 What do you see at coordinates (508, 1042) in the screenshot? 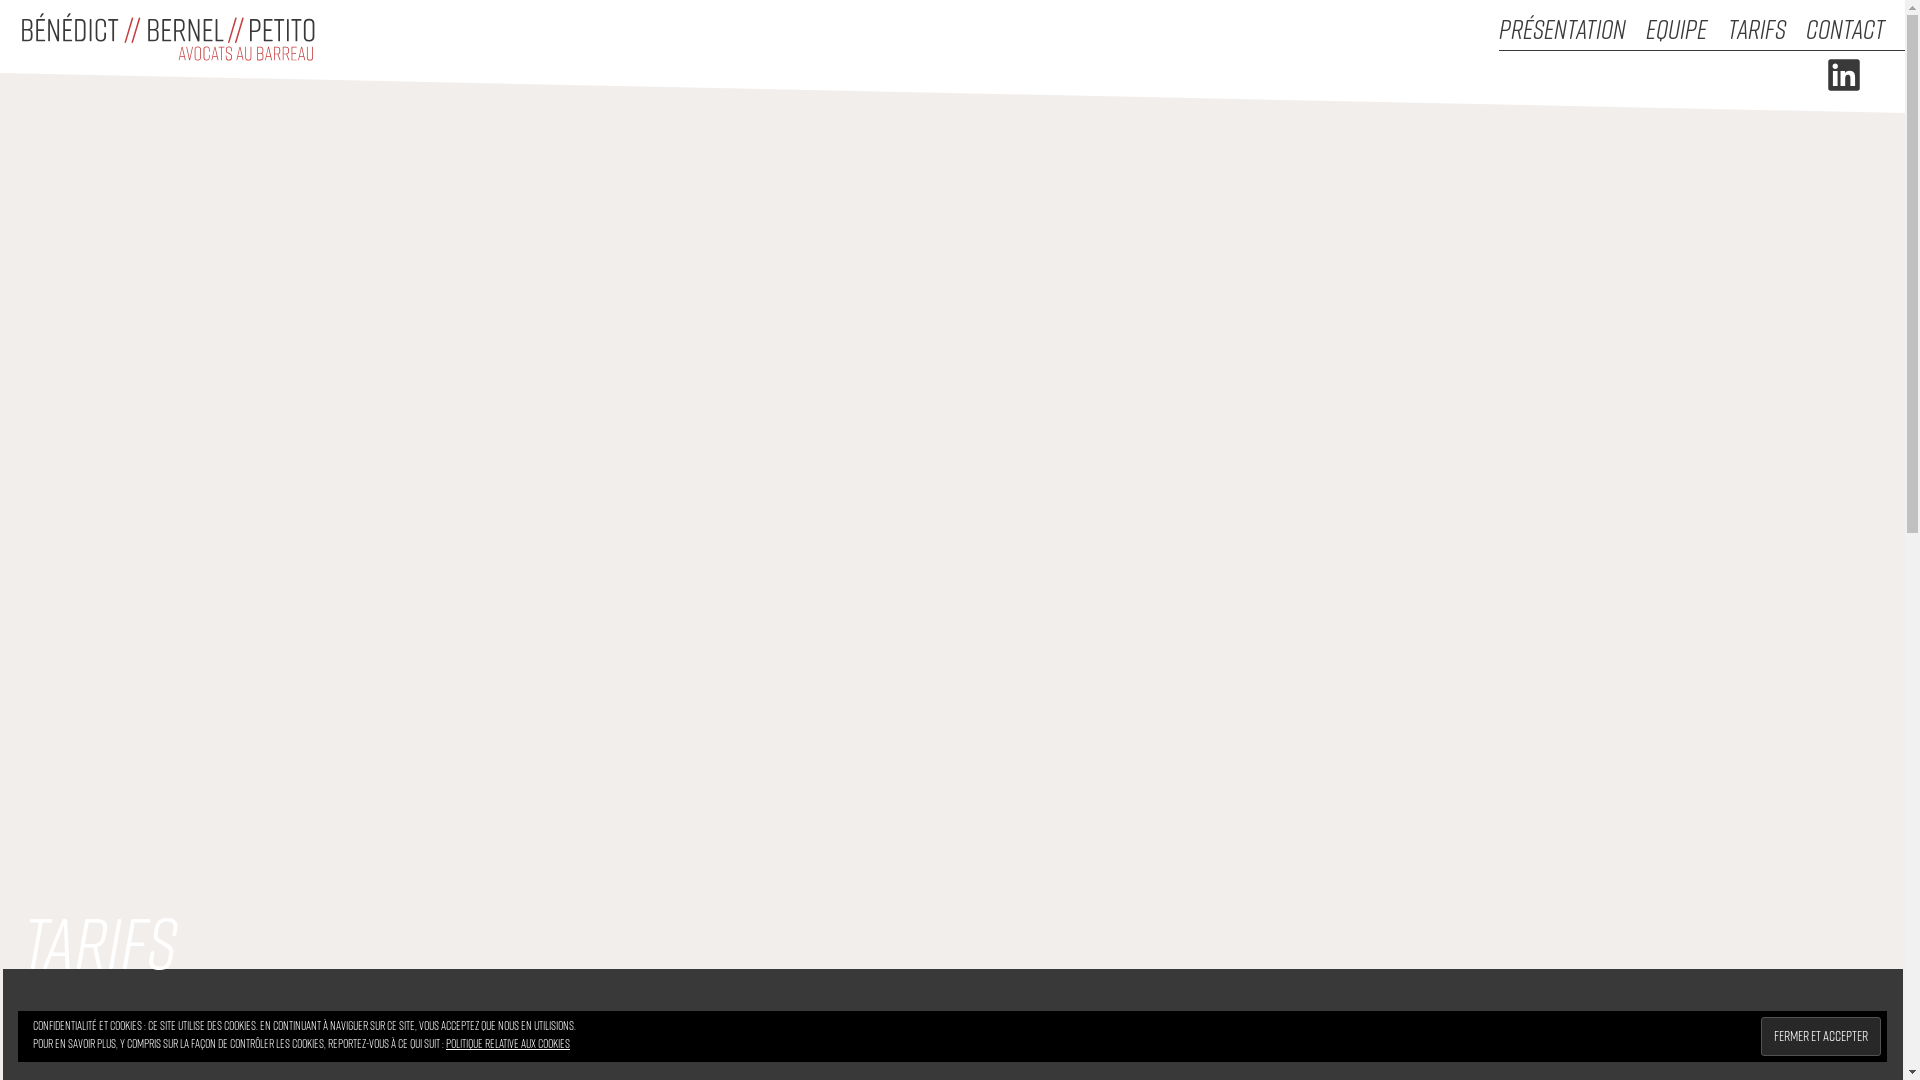
I see `'Politique relative aux cookies'` at bounding box center [508, 1042].